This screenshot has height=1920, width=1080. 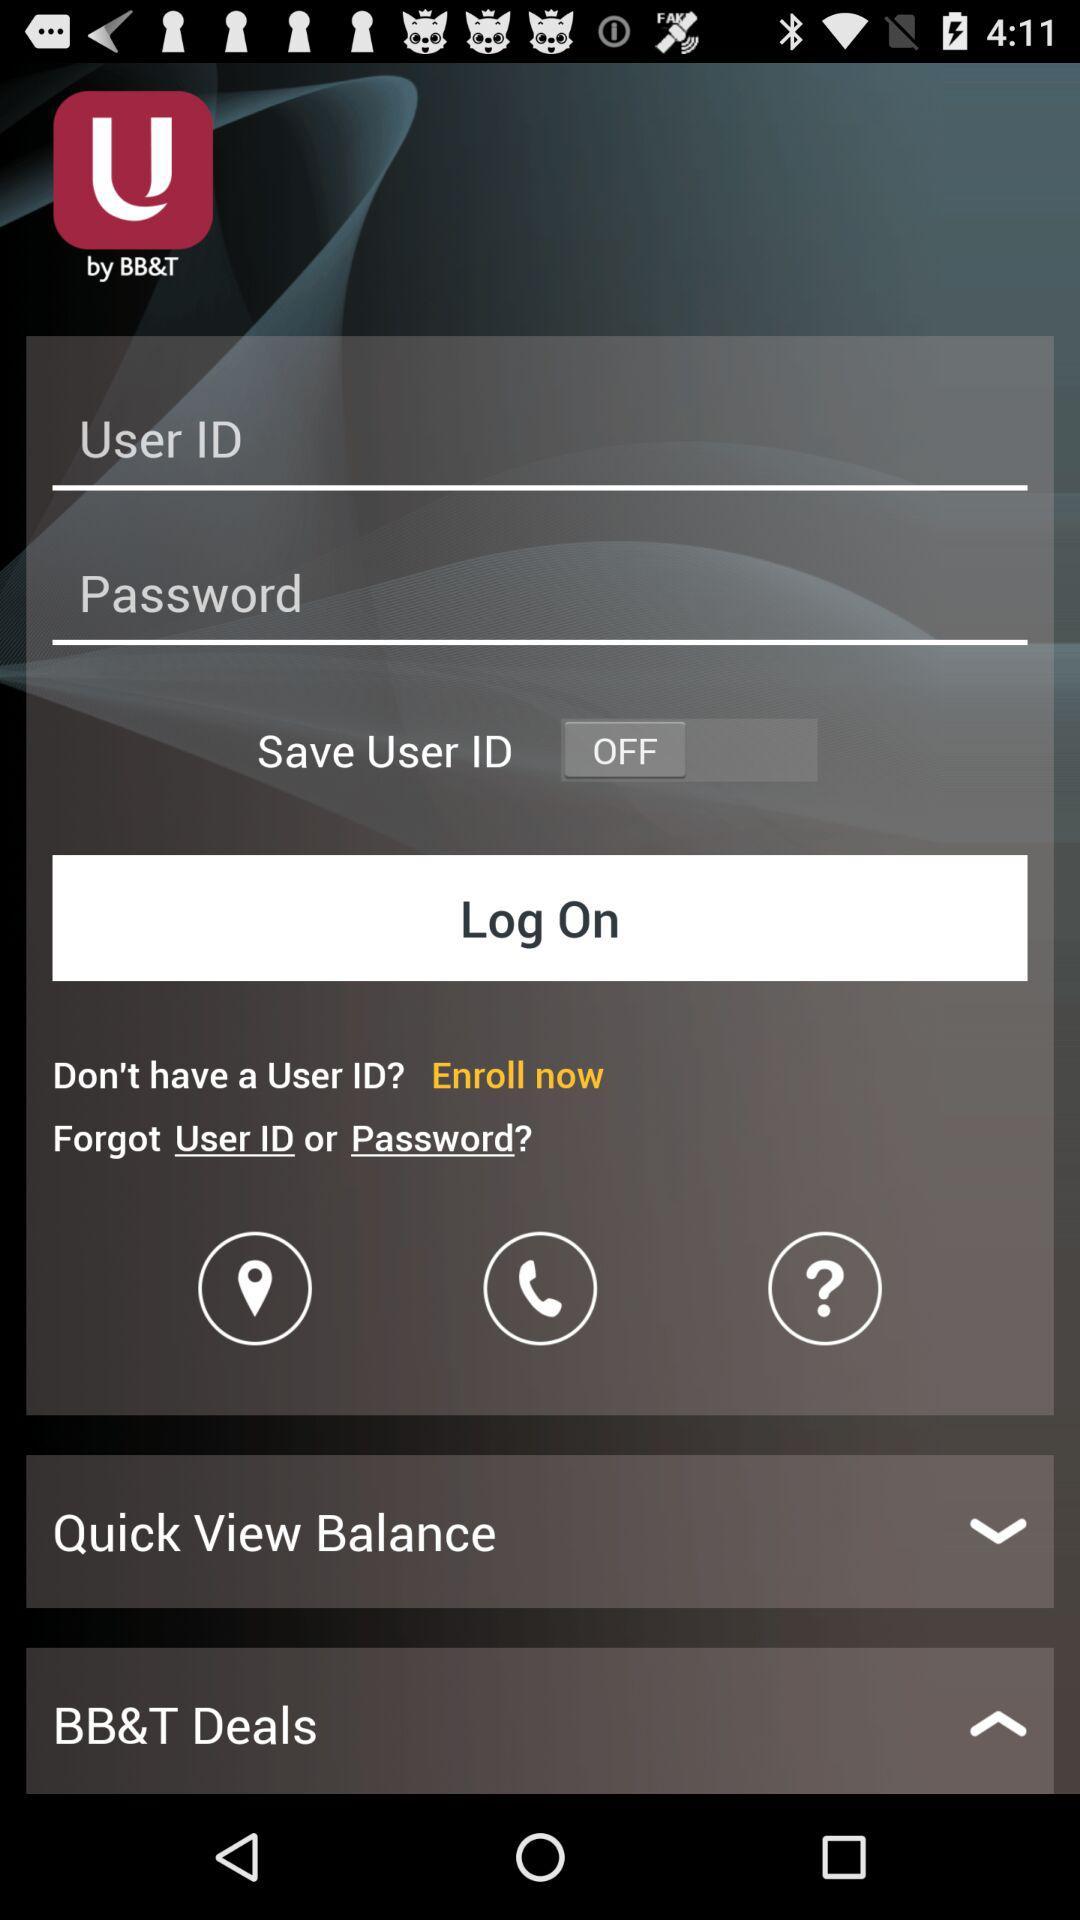 I want to click on item below the log on item, so click(x=516, y=1073).